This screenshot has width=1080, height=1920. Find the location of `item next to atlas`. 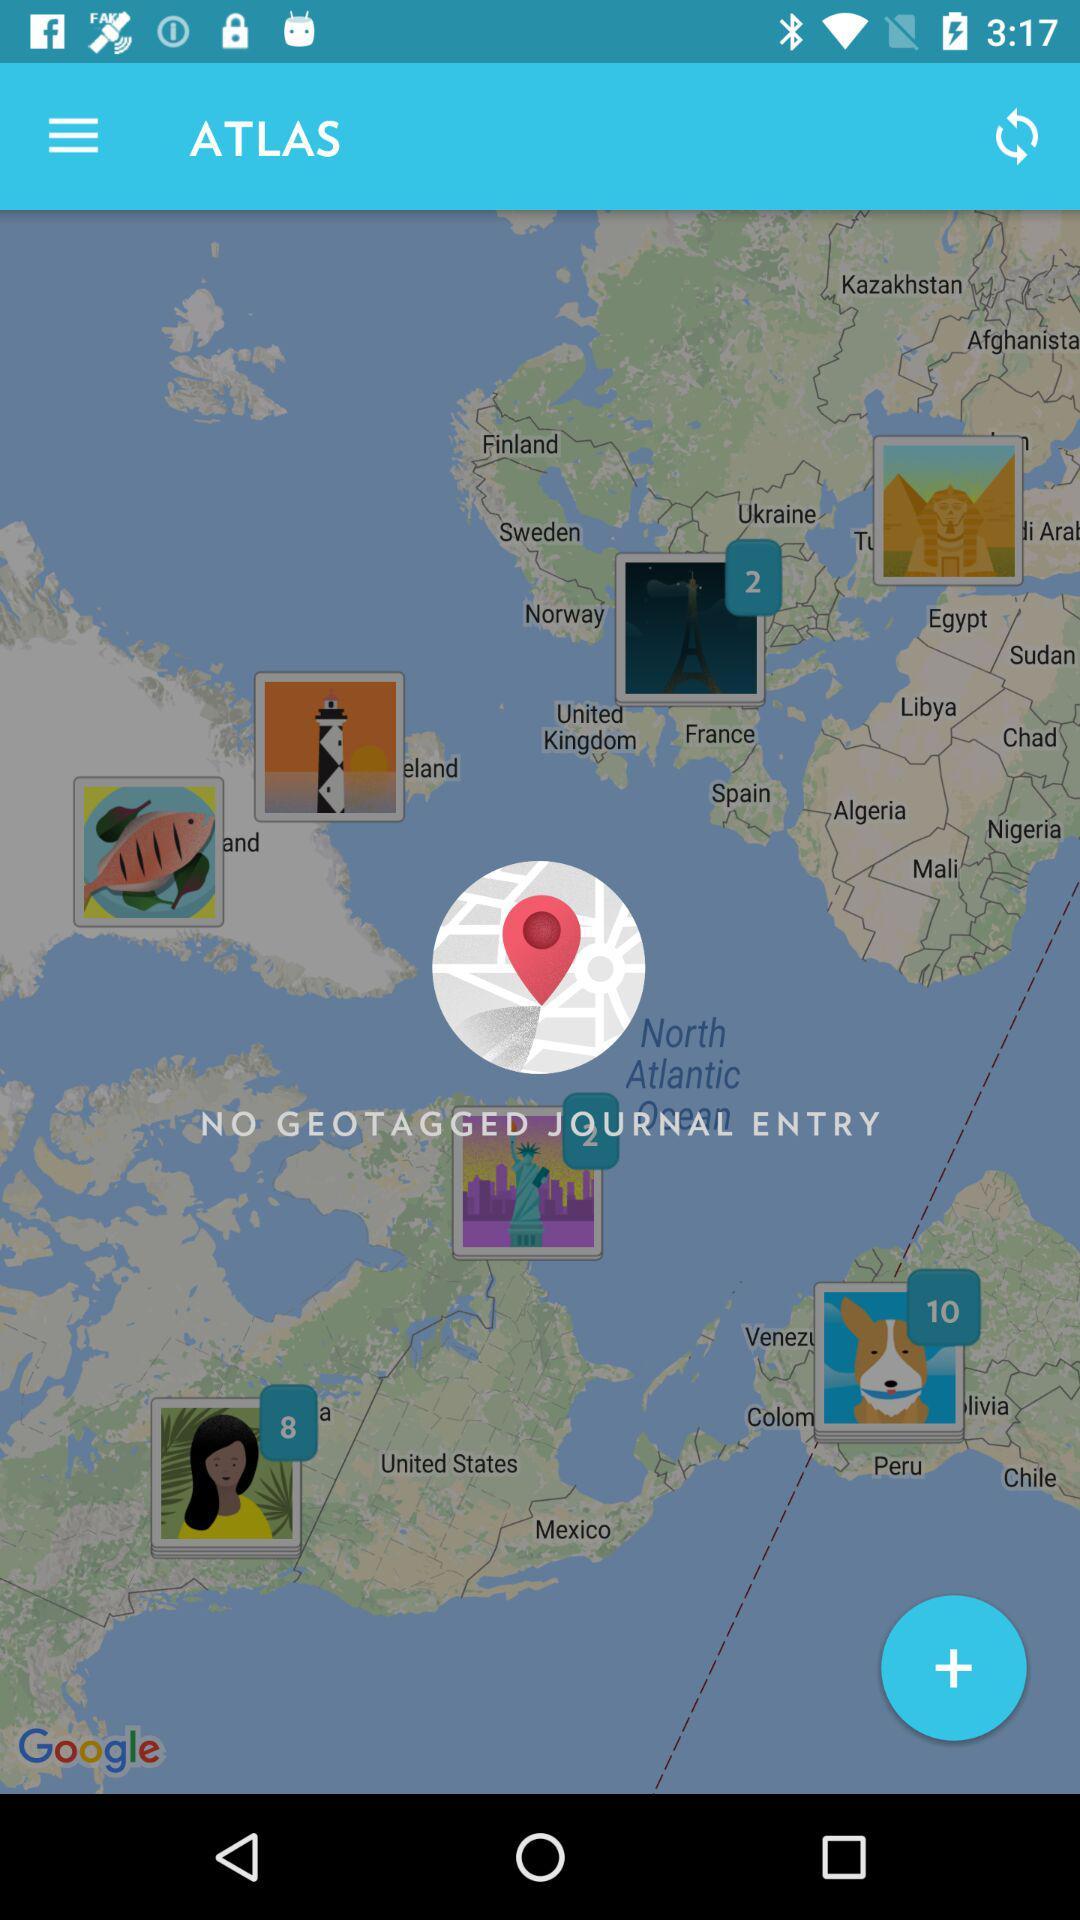

item next to atlas is located at coordinates (72, 135).